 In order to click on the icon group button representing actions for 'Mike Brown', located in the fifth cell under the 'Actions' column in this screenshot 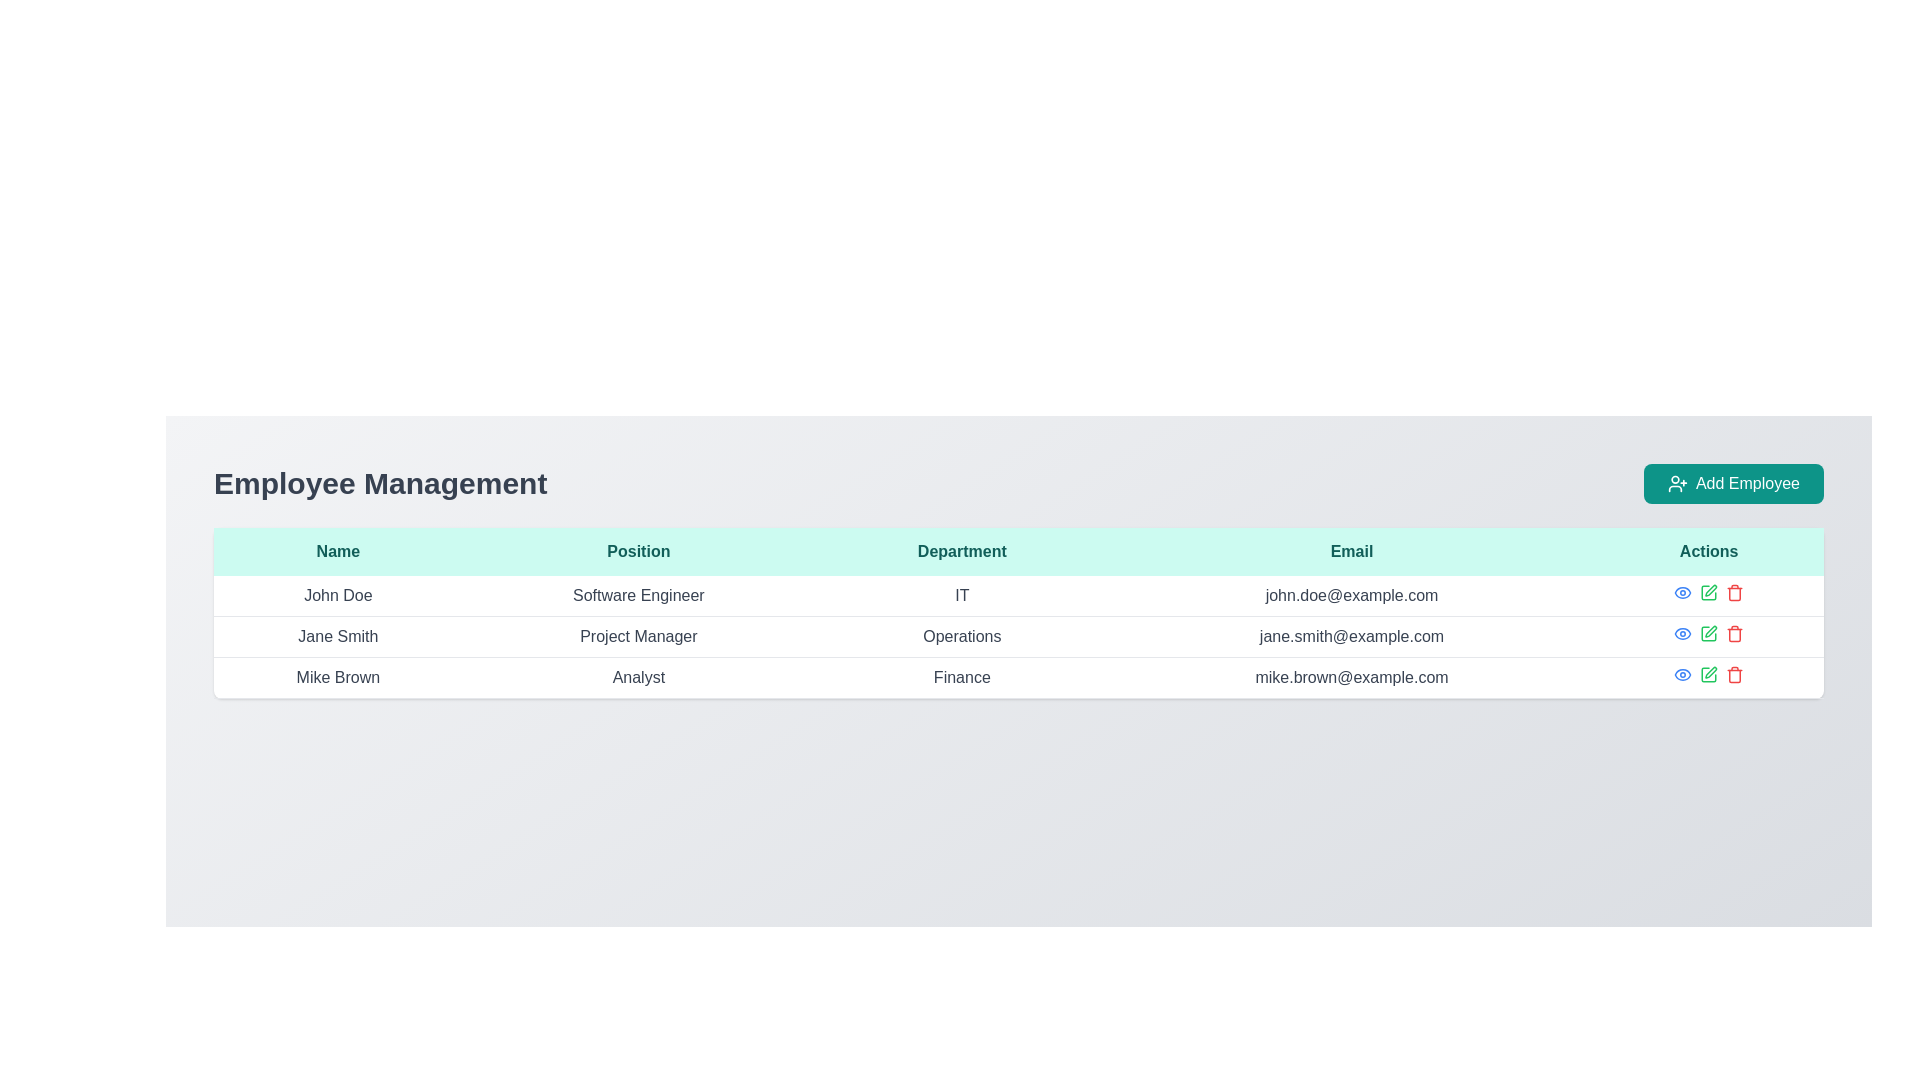, I will do `click(1708, 675)`.